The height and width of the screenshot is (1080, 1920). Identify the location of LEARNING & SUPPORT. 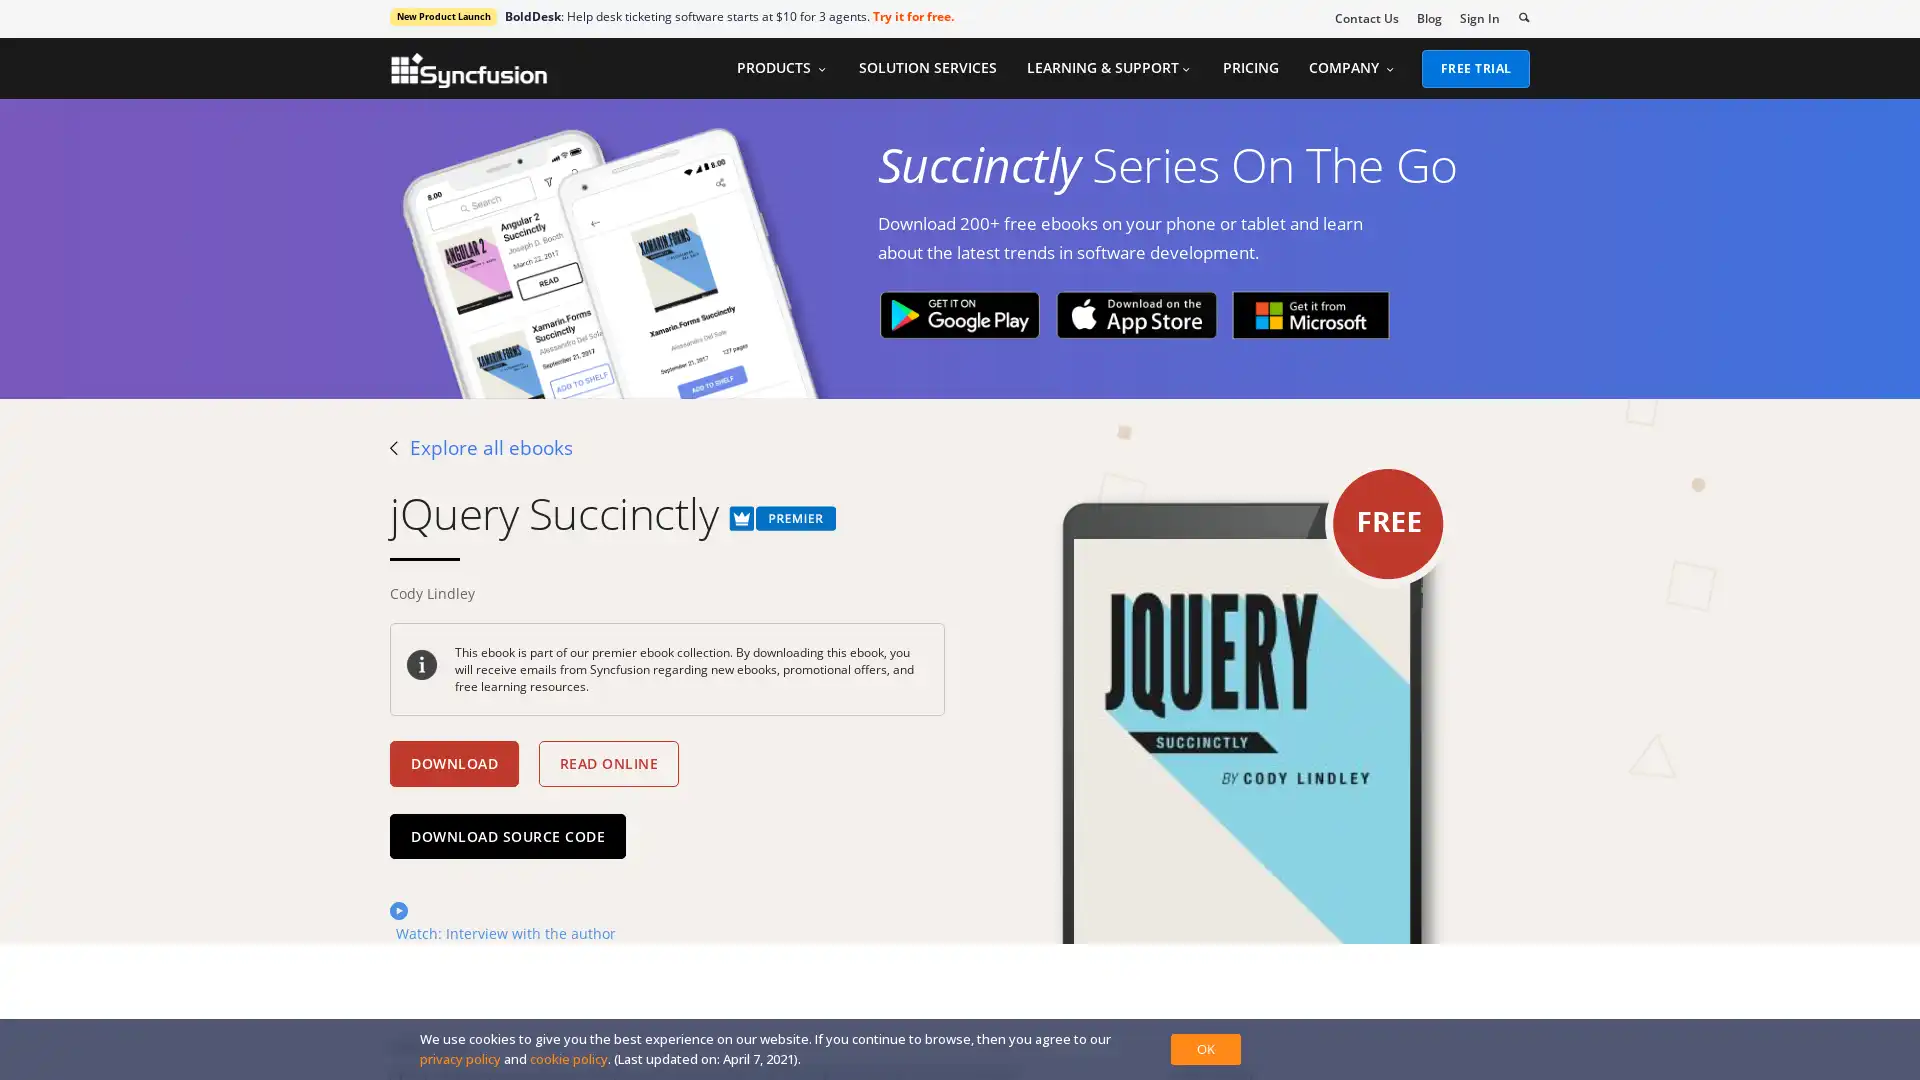
(1107, 67).